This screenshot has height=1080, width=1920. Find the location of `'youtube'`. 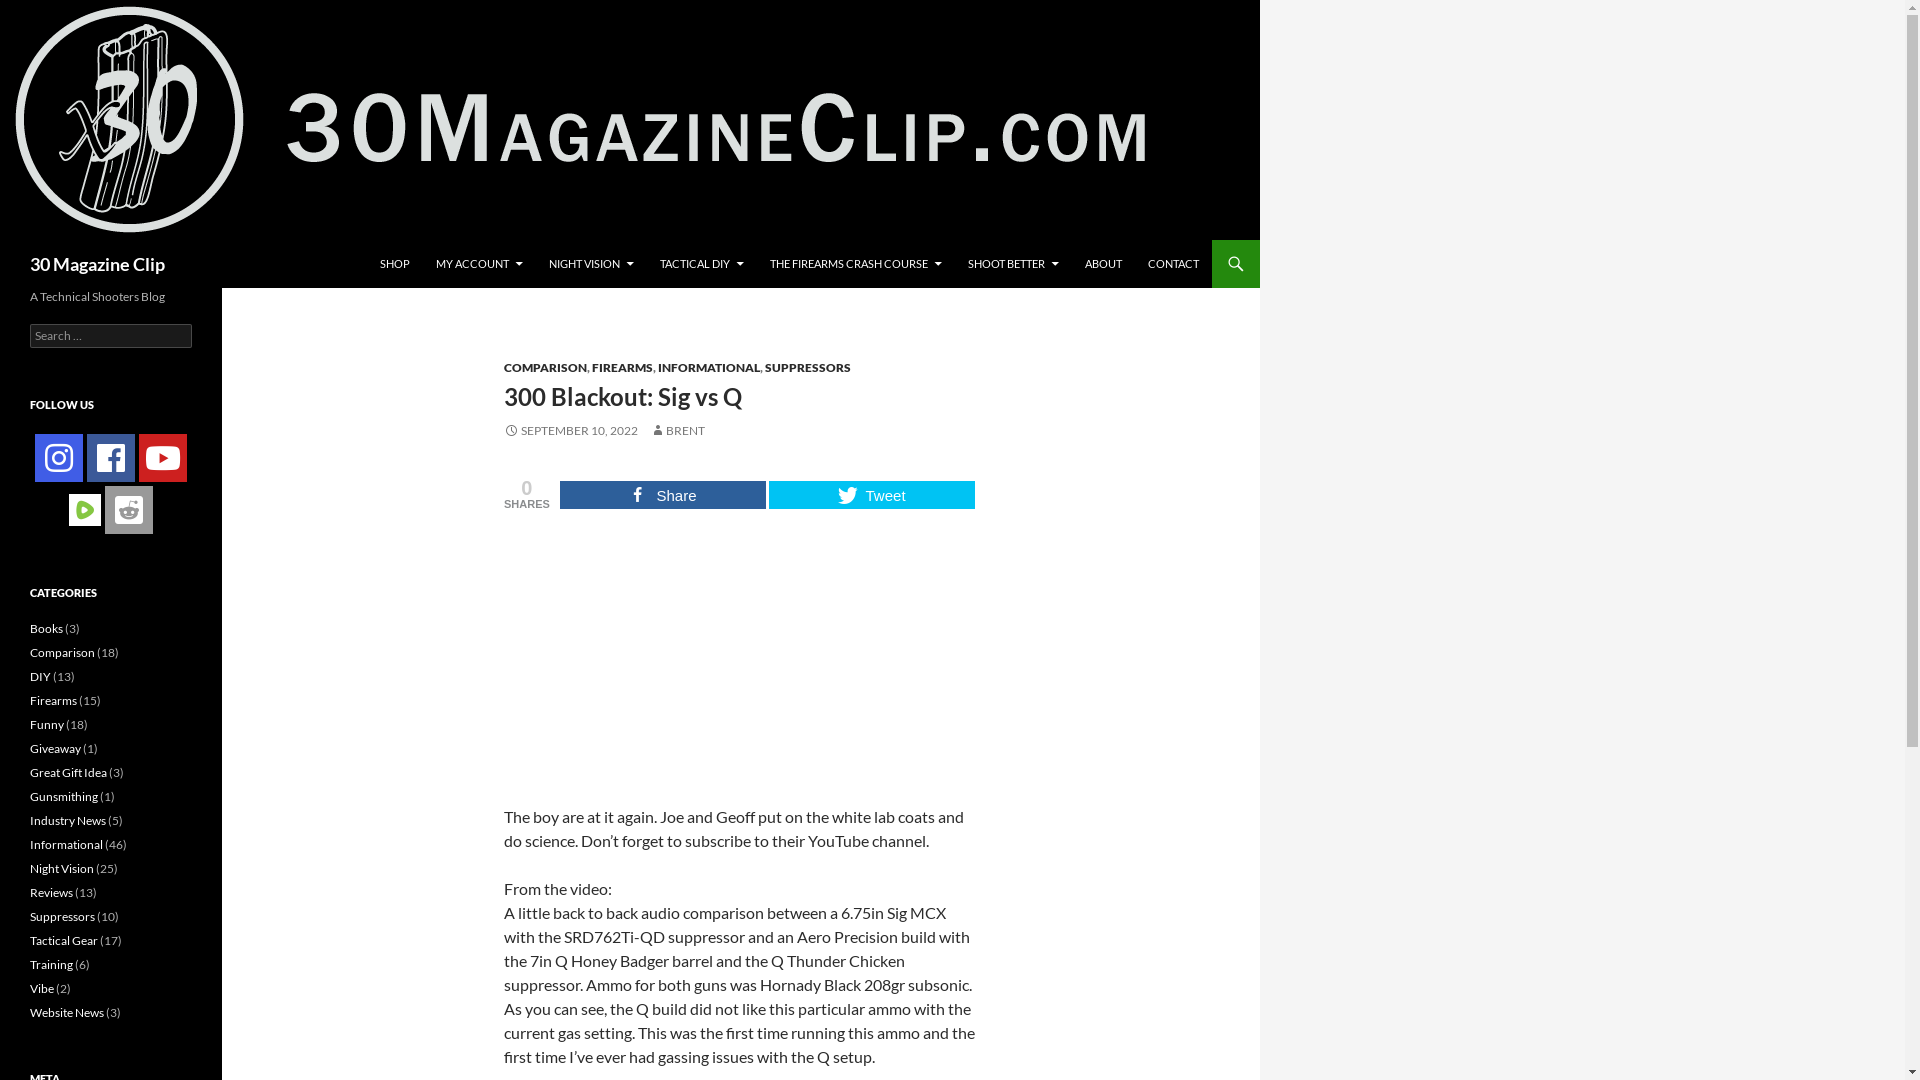

'youtube' is located at coordinates (163, 458).